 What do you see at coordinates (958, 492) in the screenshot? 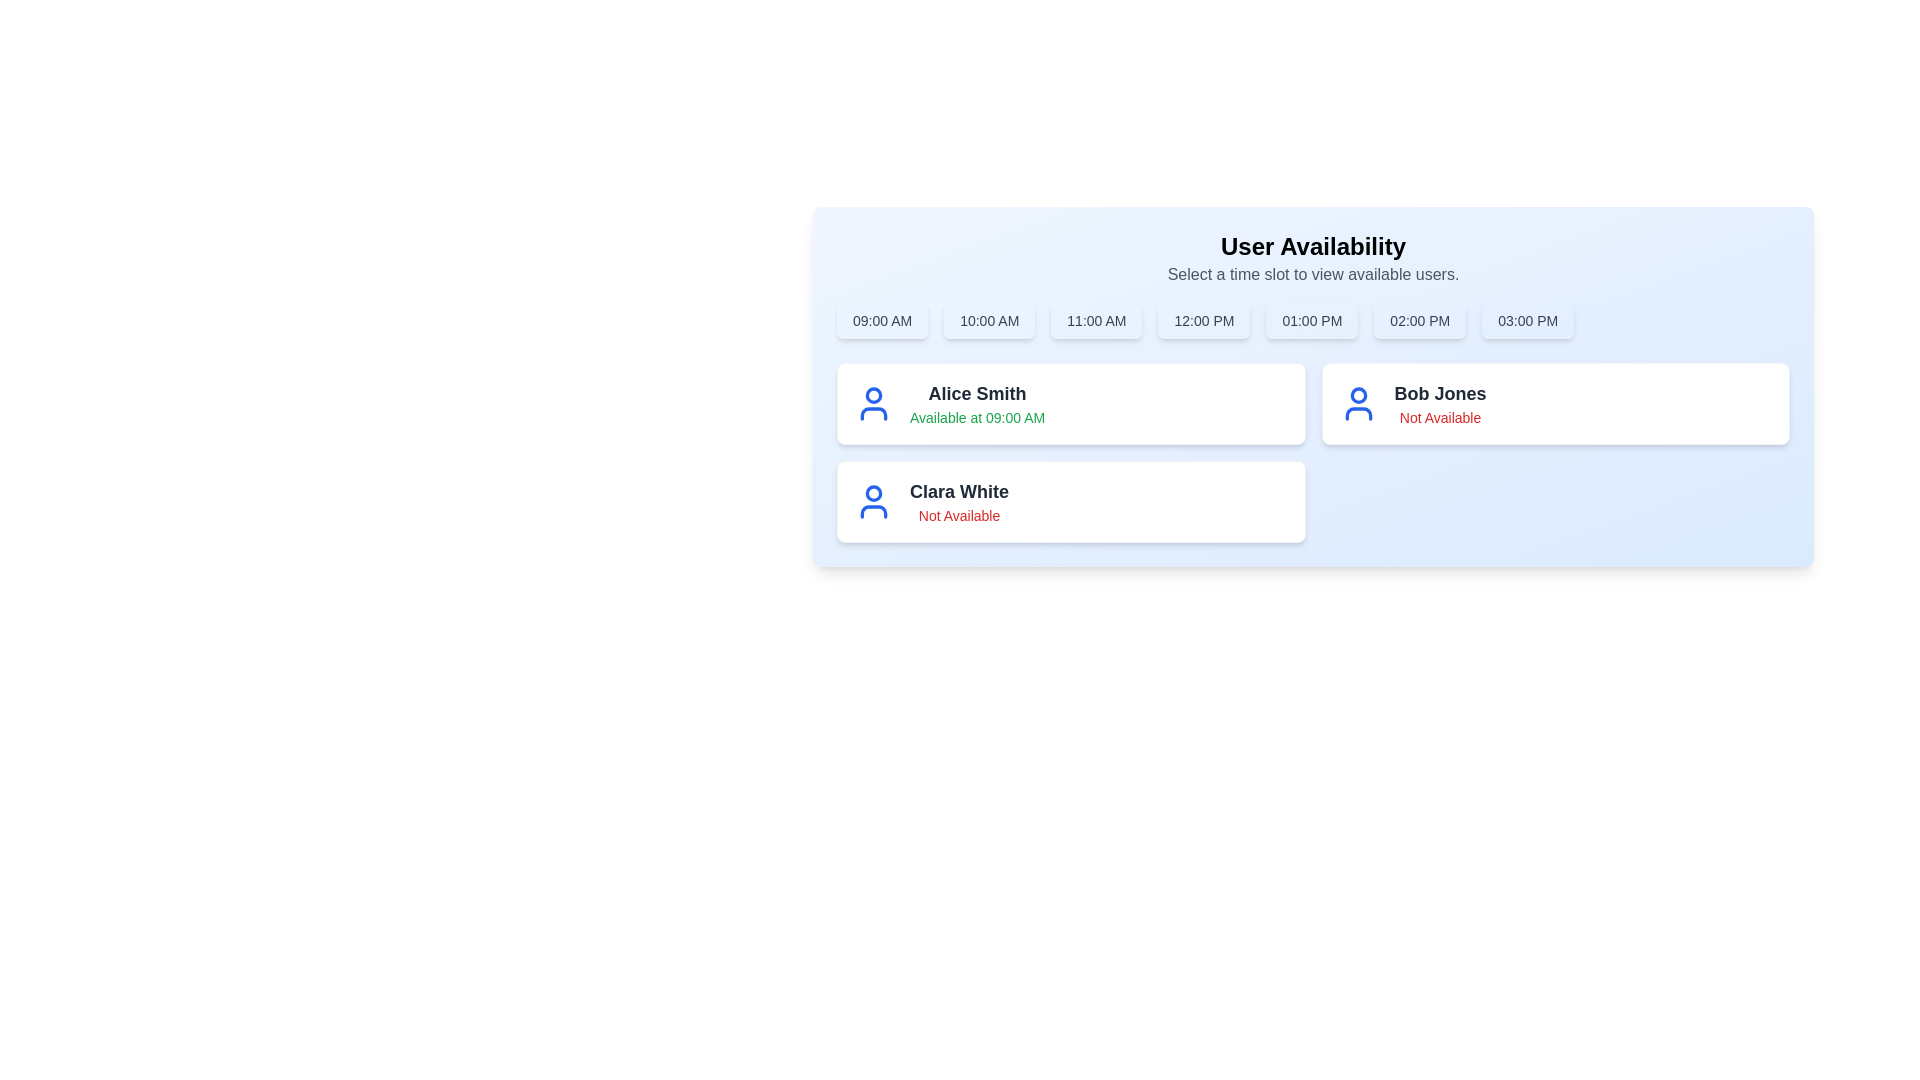
I see `the text label displaying the user's name 'Clara White' located in the second slot of the first column within the user availability section` at bounding box center [958, 492].